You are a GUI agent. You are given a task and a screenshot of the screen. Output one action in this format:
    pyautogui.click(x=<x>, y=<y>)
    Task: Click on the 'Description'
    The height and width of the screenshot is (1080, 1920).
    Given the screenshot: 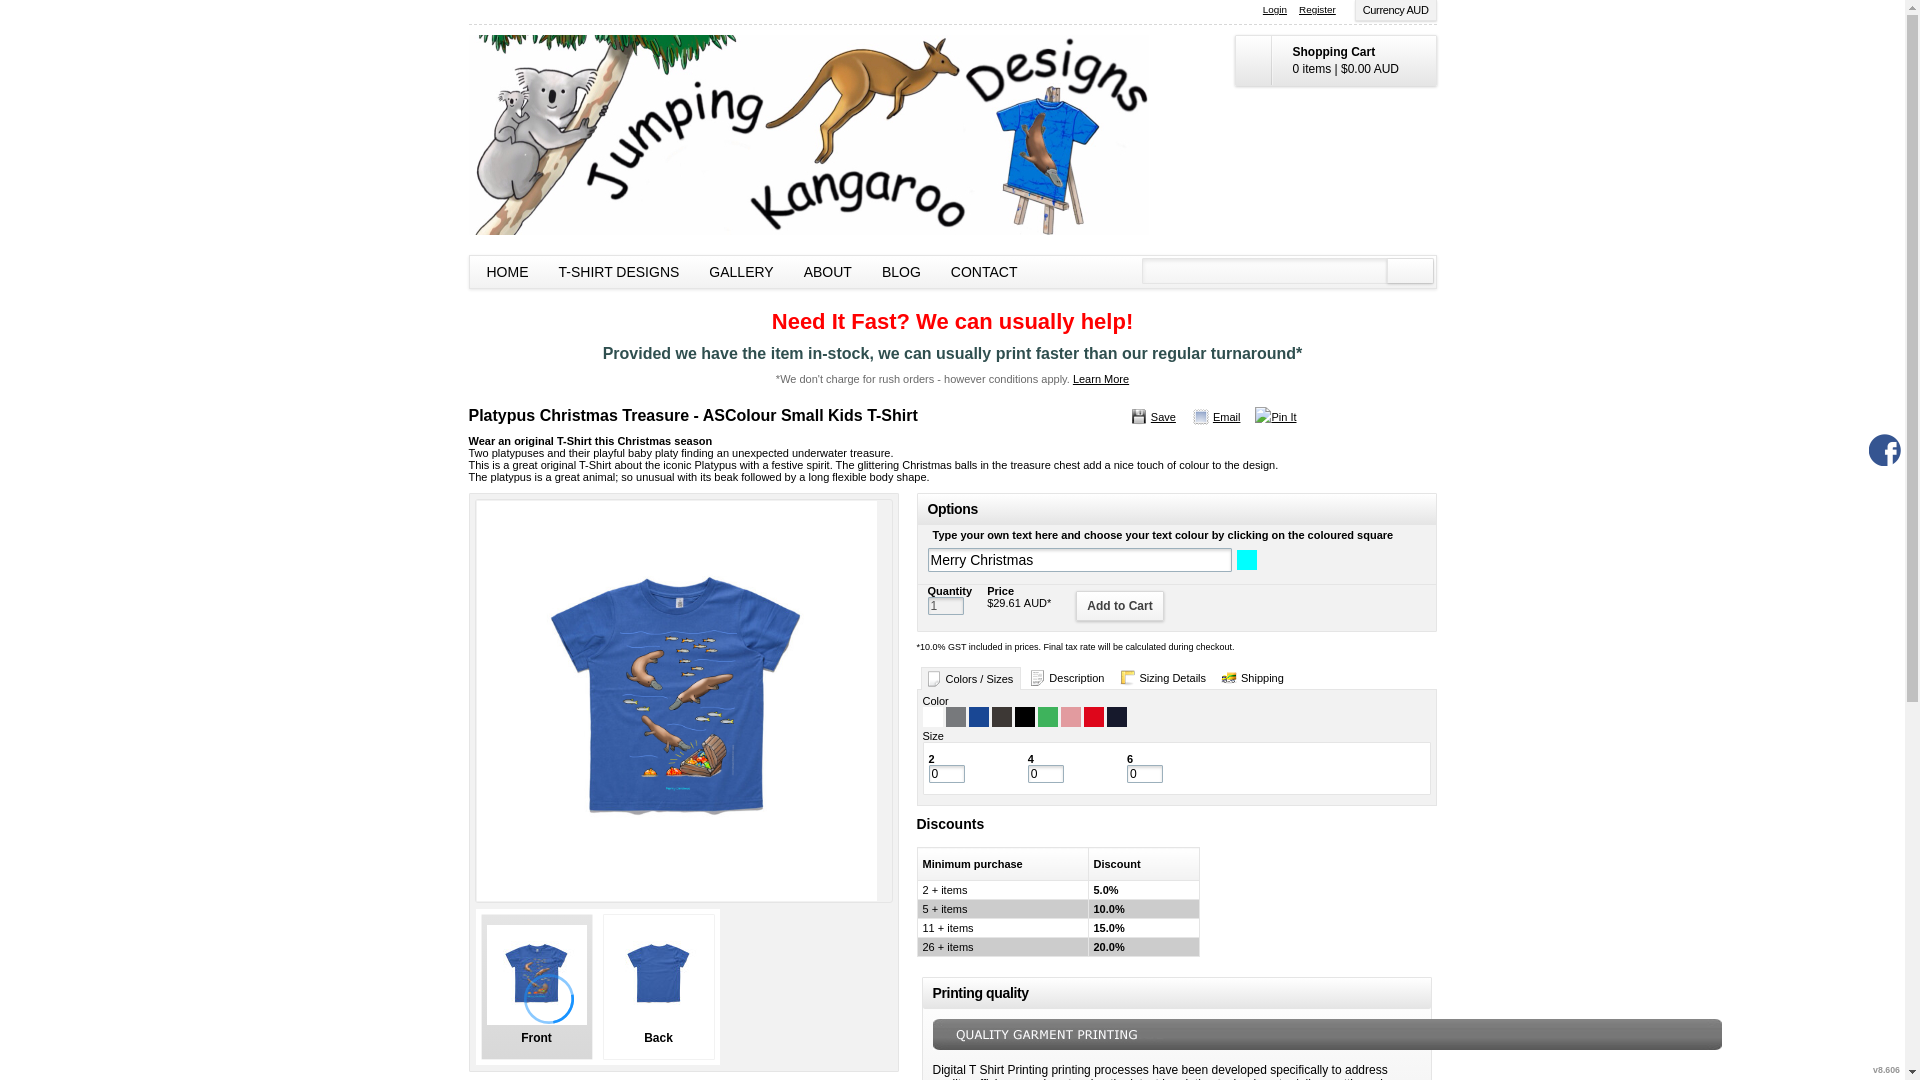 What is the action you would take?
    pyautogui.click(x=1066, y=677)
    